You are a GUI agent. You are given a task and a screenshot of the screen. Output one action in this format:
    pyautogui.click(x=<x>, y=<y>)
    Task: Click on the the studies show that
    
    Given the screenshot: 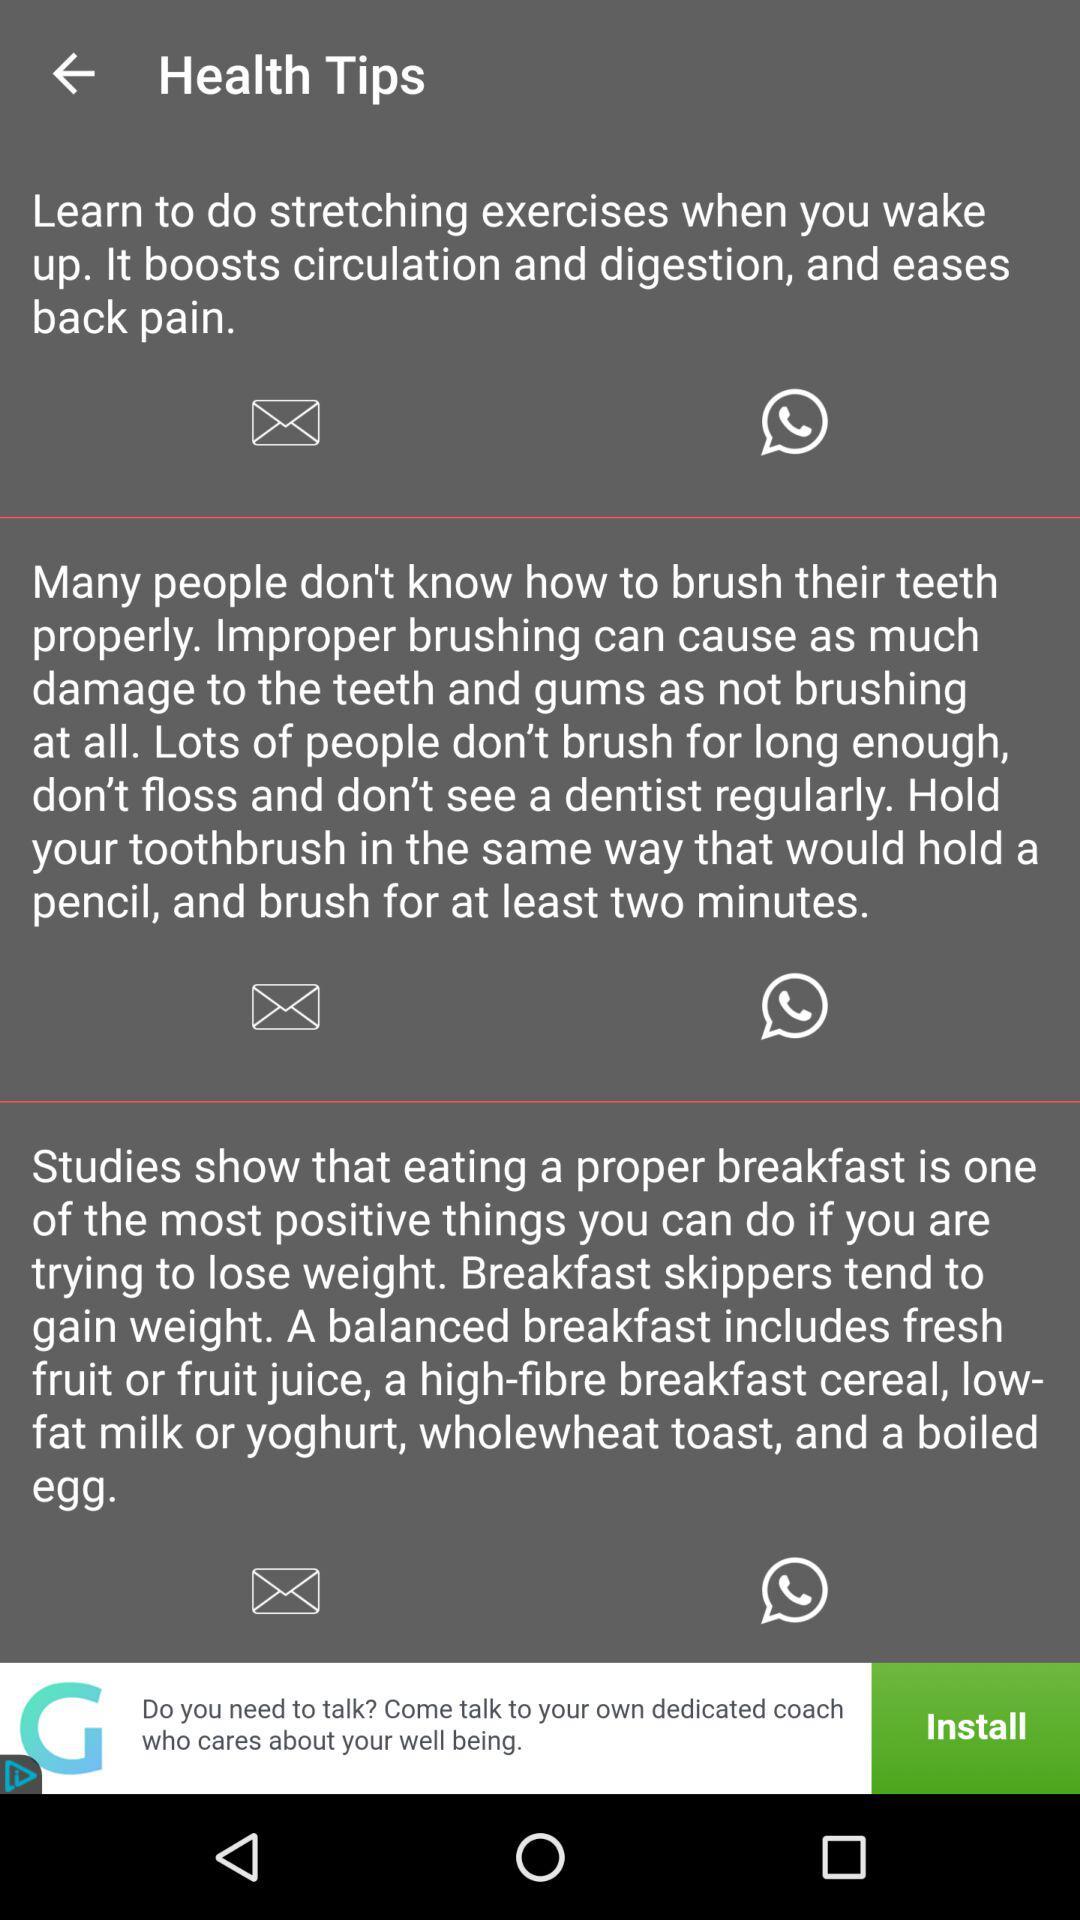 What is the action you would take?
    pyautogui.click(x=540, y=1324)
    